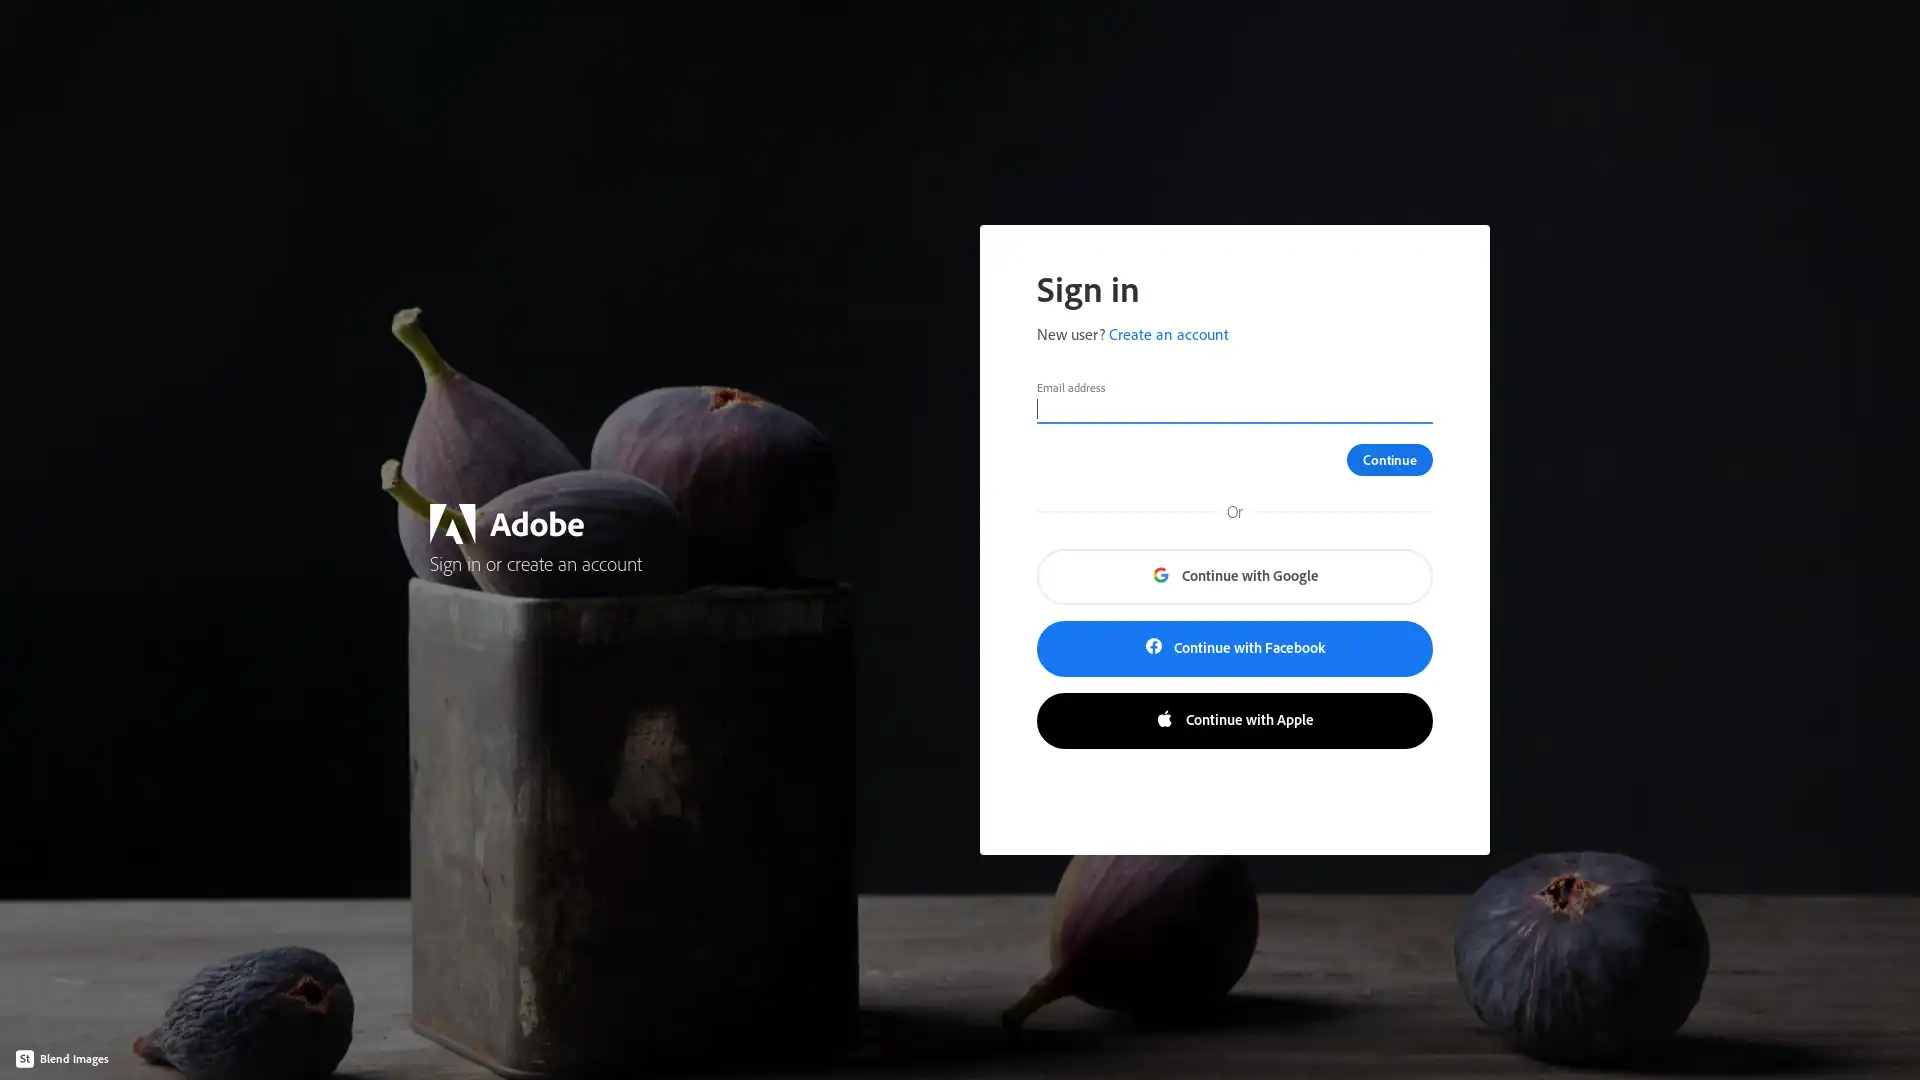 The height and width of the screenshot is (1080, 1920). Describe the element at coordinates (1233, 721) in the screenshot. I see `Continue with Apple` at that location.